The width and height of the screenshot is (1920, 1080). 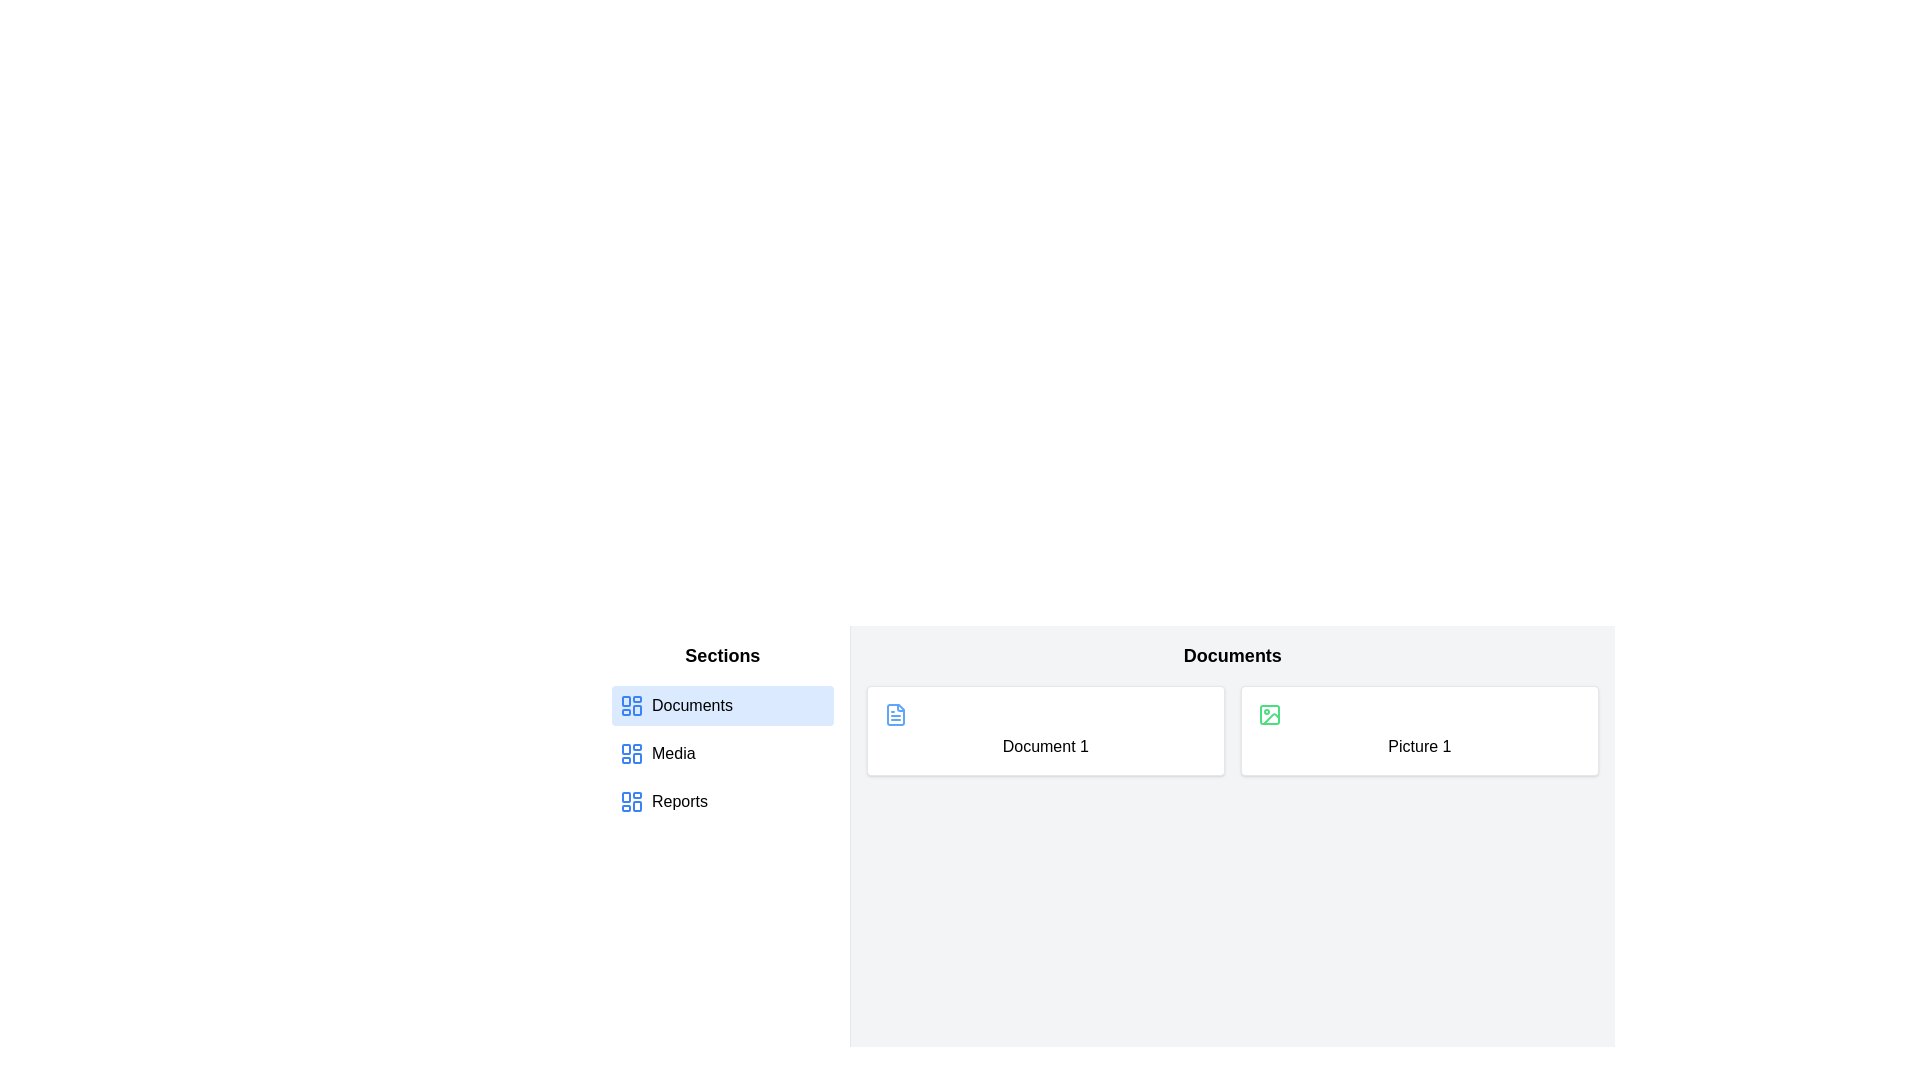 What do you see at coordinates (625, 700) in the screenshot?
I see `the static decorative element within the SVG icon representing a dashboard layout, located at the top-left corner of the interface` at bounding box center [625, 700].